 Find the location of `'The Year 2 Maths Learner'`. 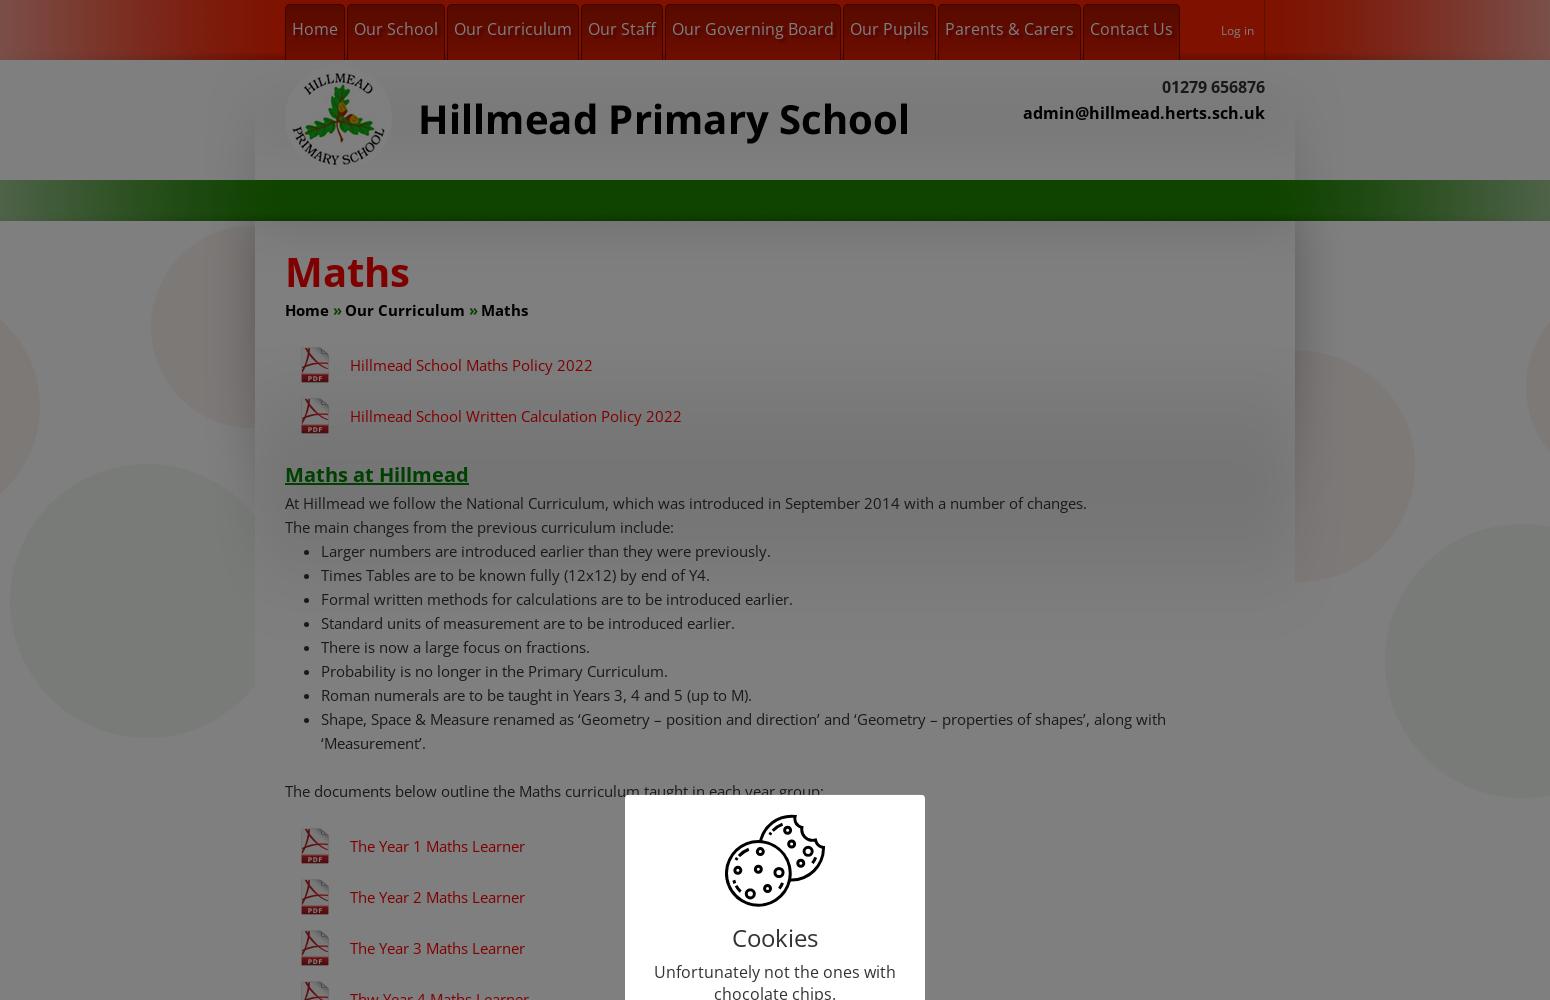

'The Year 2 Maths Learner' is located at coordinates (348, 897).